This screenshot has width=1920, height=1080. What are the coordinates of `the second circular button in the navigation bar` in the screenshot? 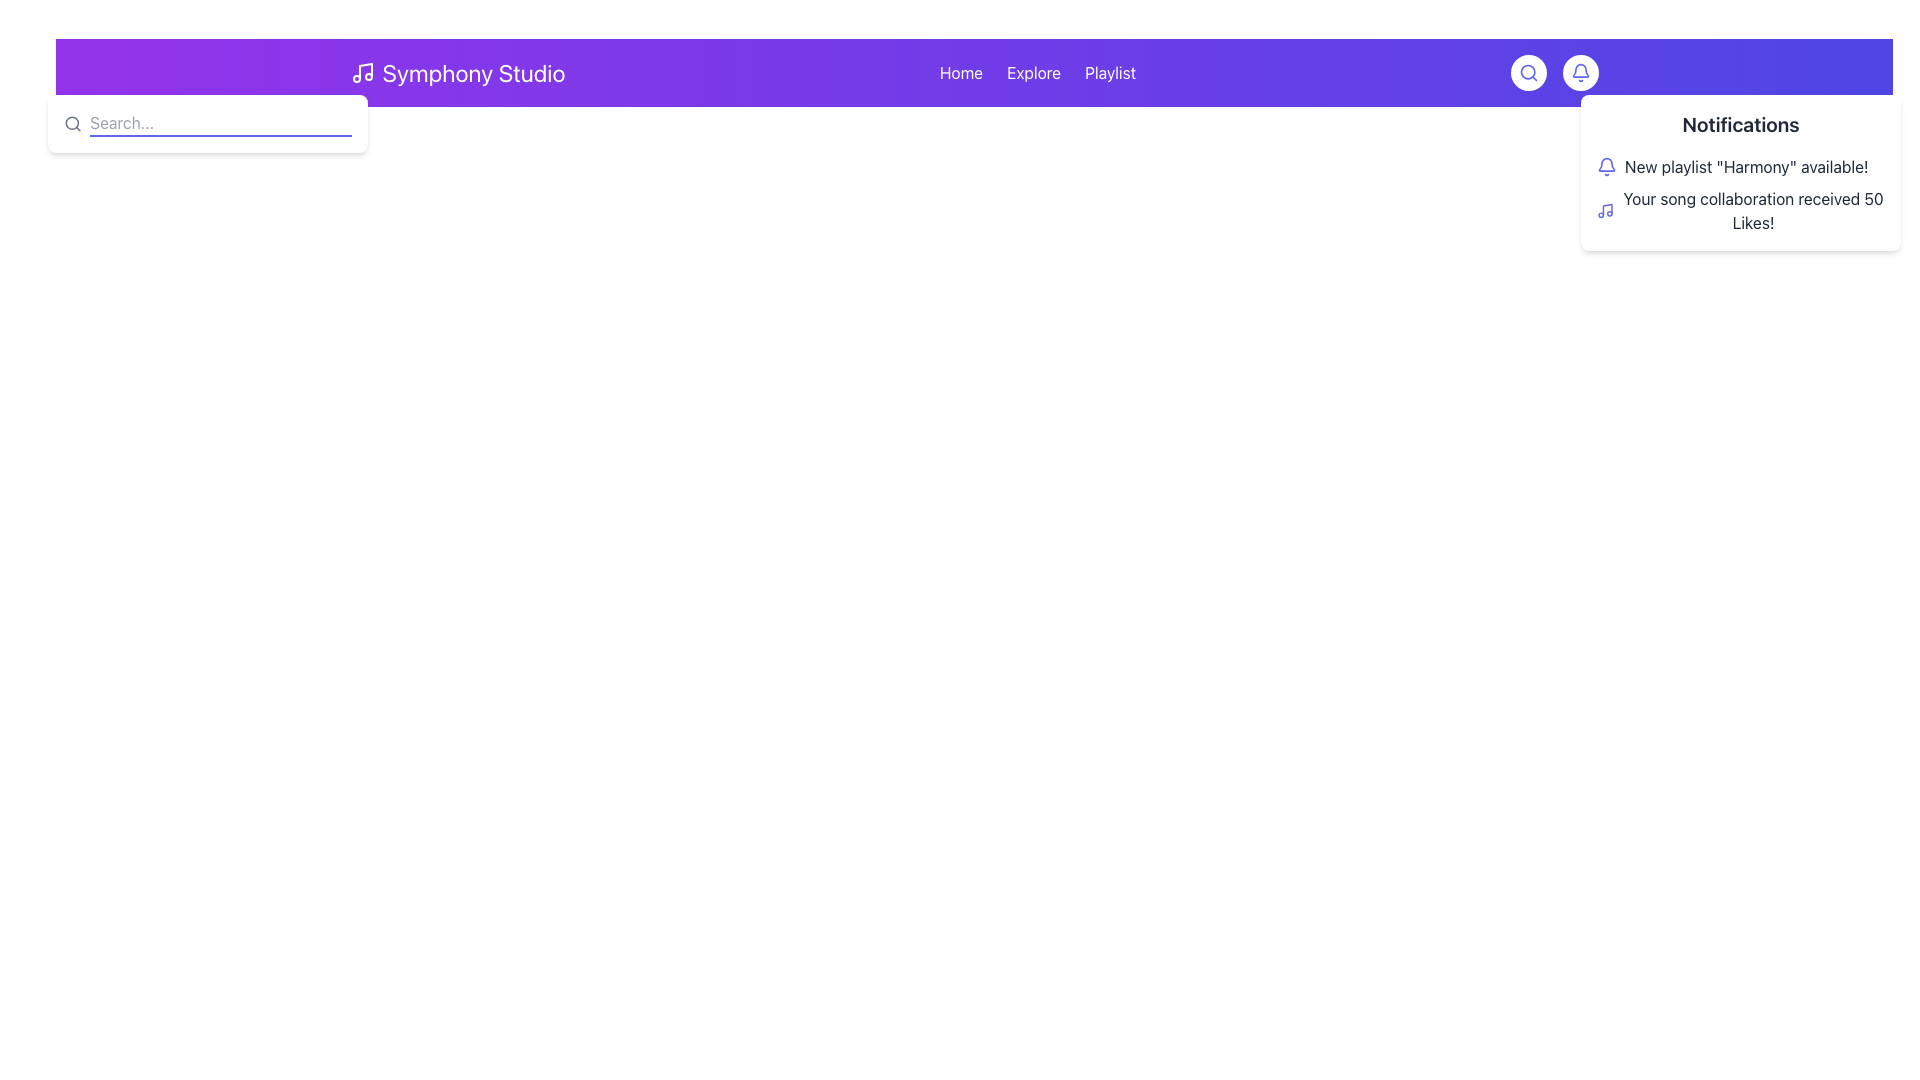 It's located at (1579, 72).